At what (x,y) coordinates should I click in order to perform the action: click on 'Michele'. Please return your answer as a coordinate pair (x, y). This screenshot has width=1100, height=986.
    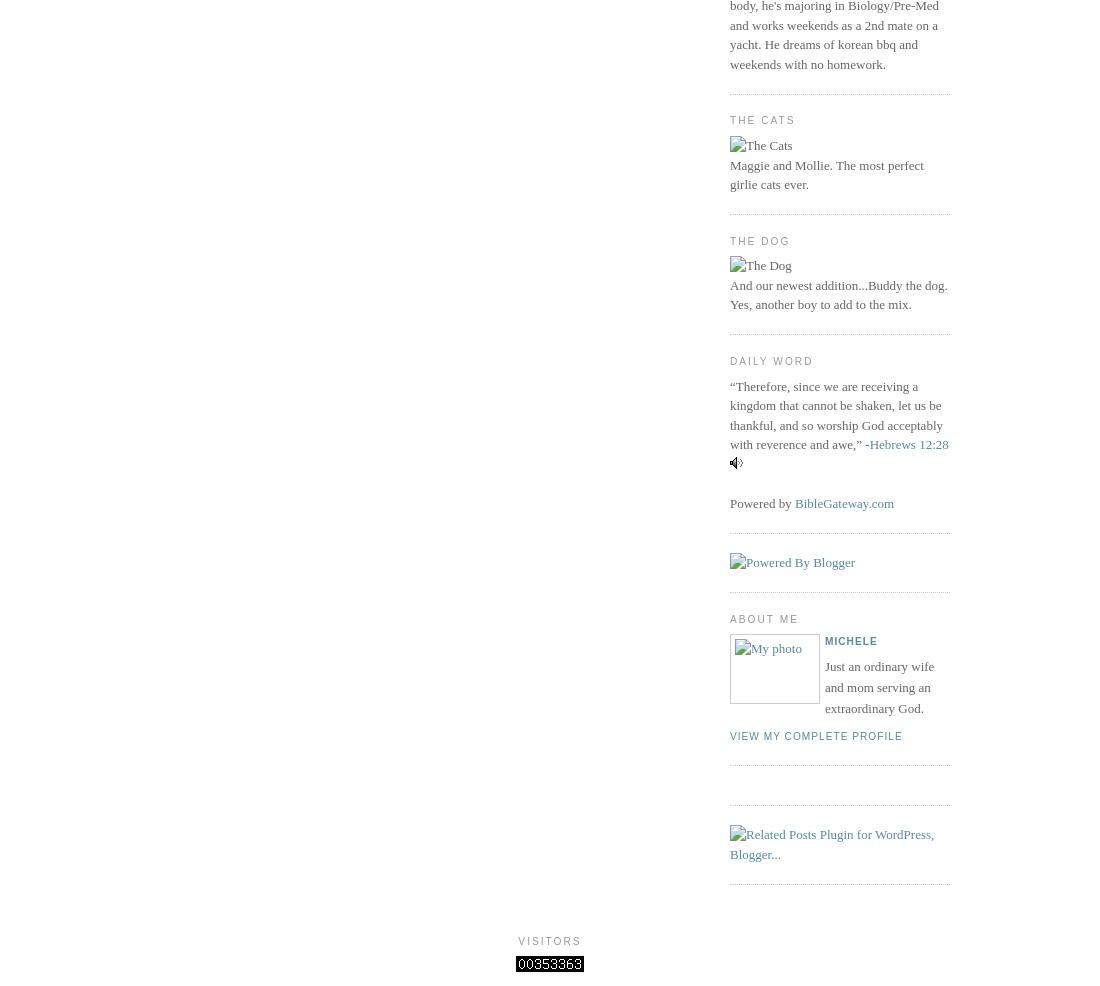
    Looking at the image, I should click on (849, 641).